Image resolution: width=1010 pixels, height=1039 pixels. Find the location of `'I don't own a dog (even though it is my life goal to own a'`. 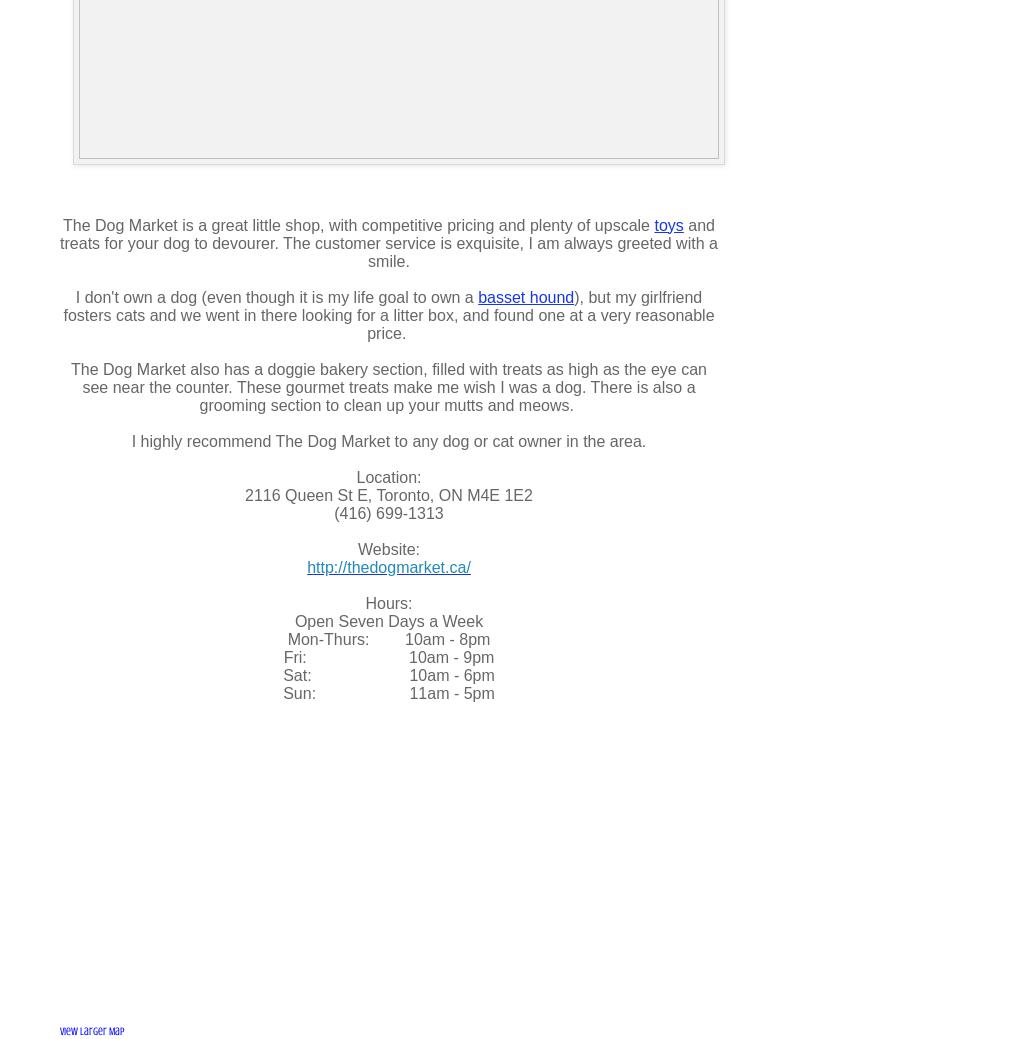

'I don't own a dog (even though it is my life goal to own a' is located at coordinates (74, 296).